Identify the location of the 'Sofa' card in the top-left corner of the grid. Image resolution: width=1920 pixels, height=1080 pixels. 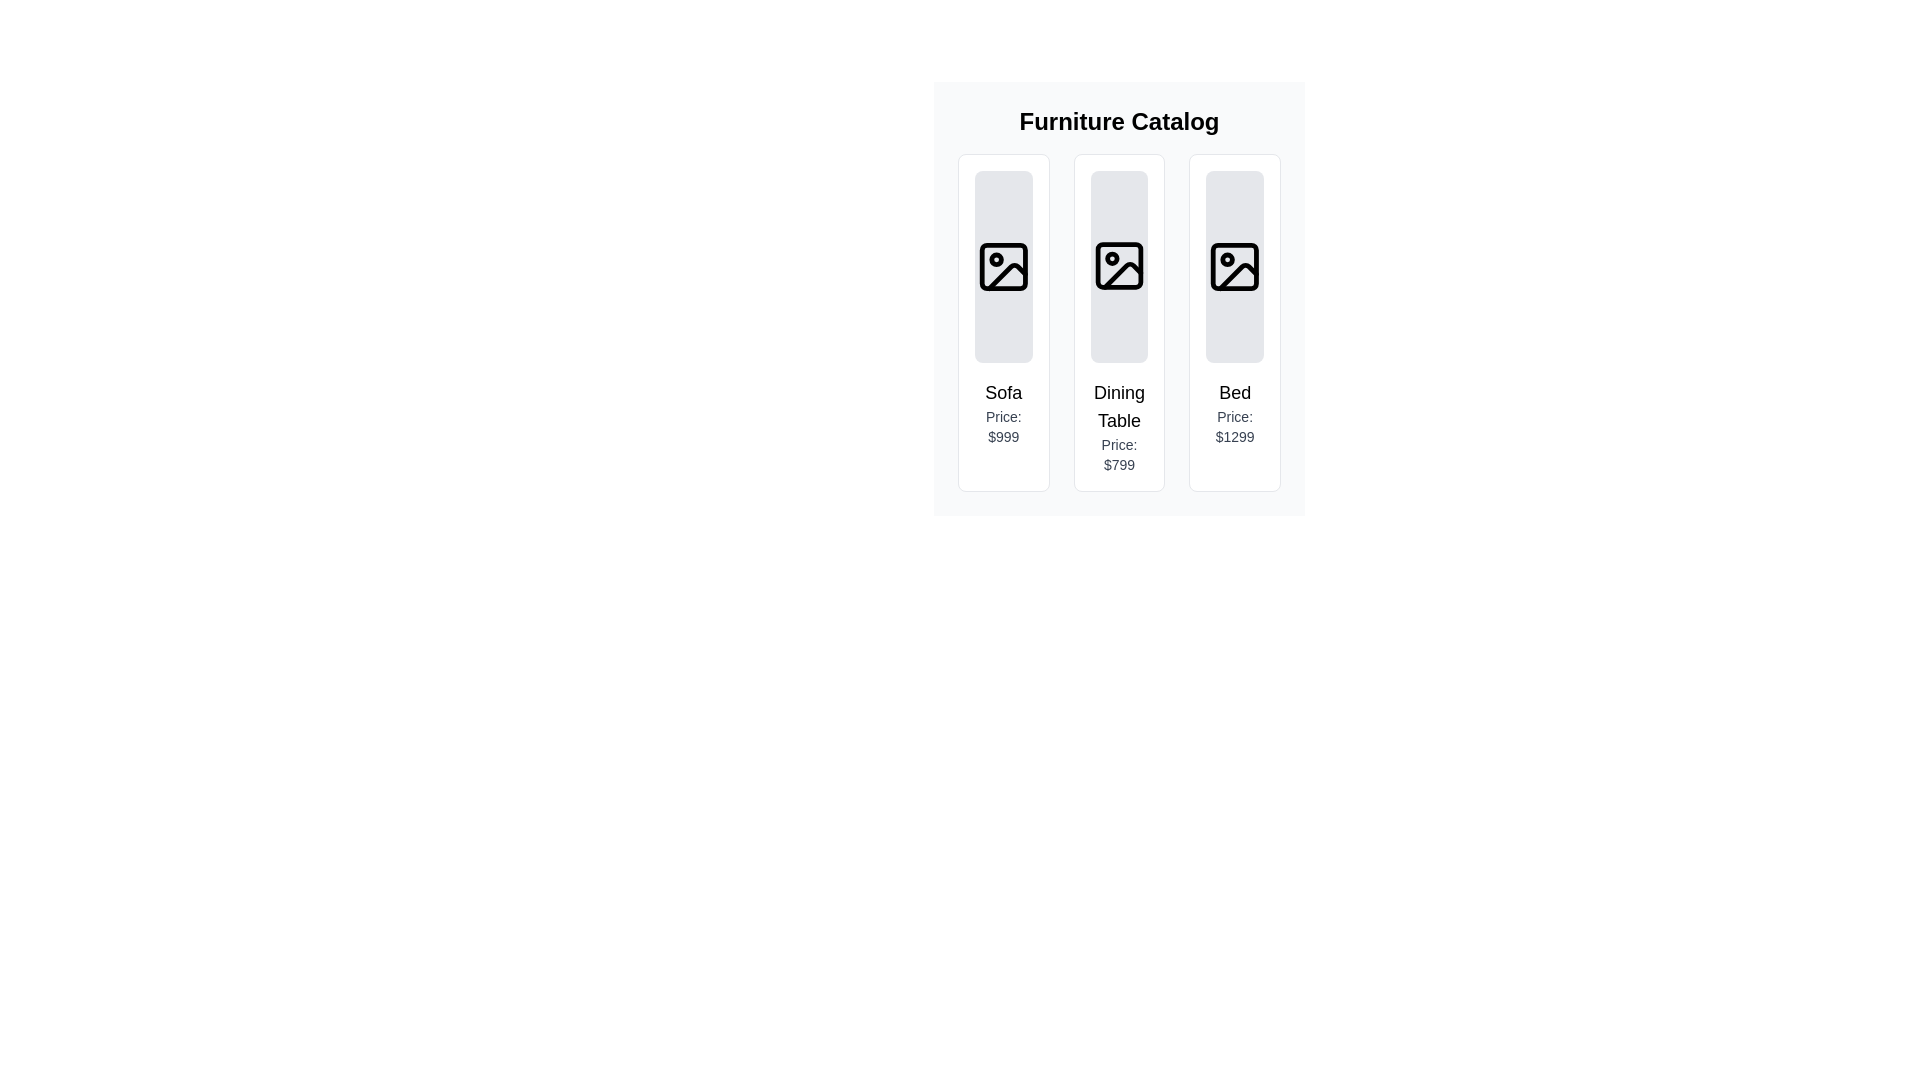
(1003, 322).